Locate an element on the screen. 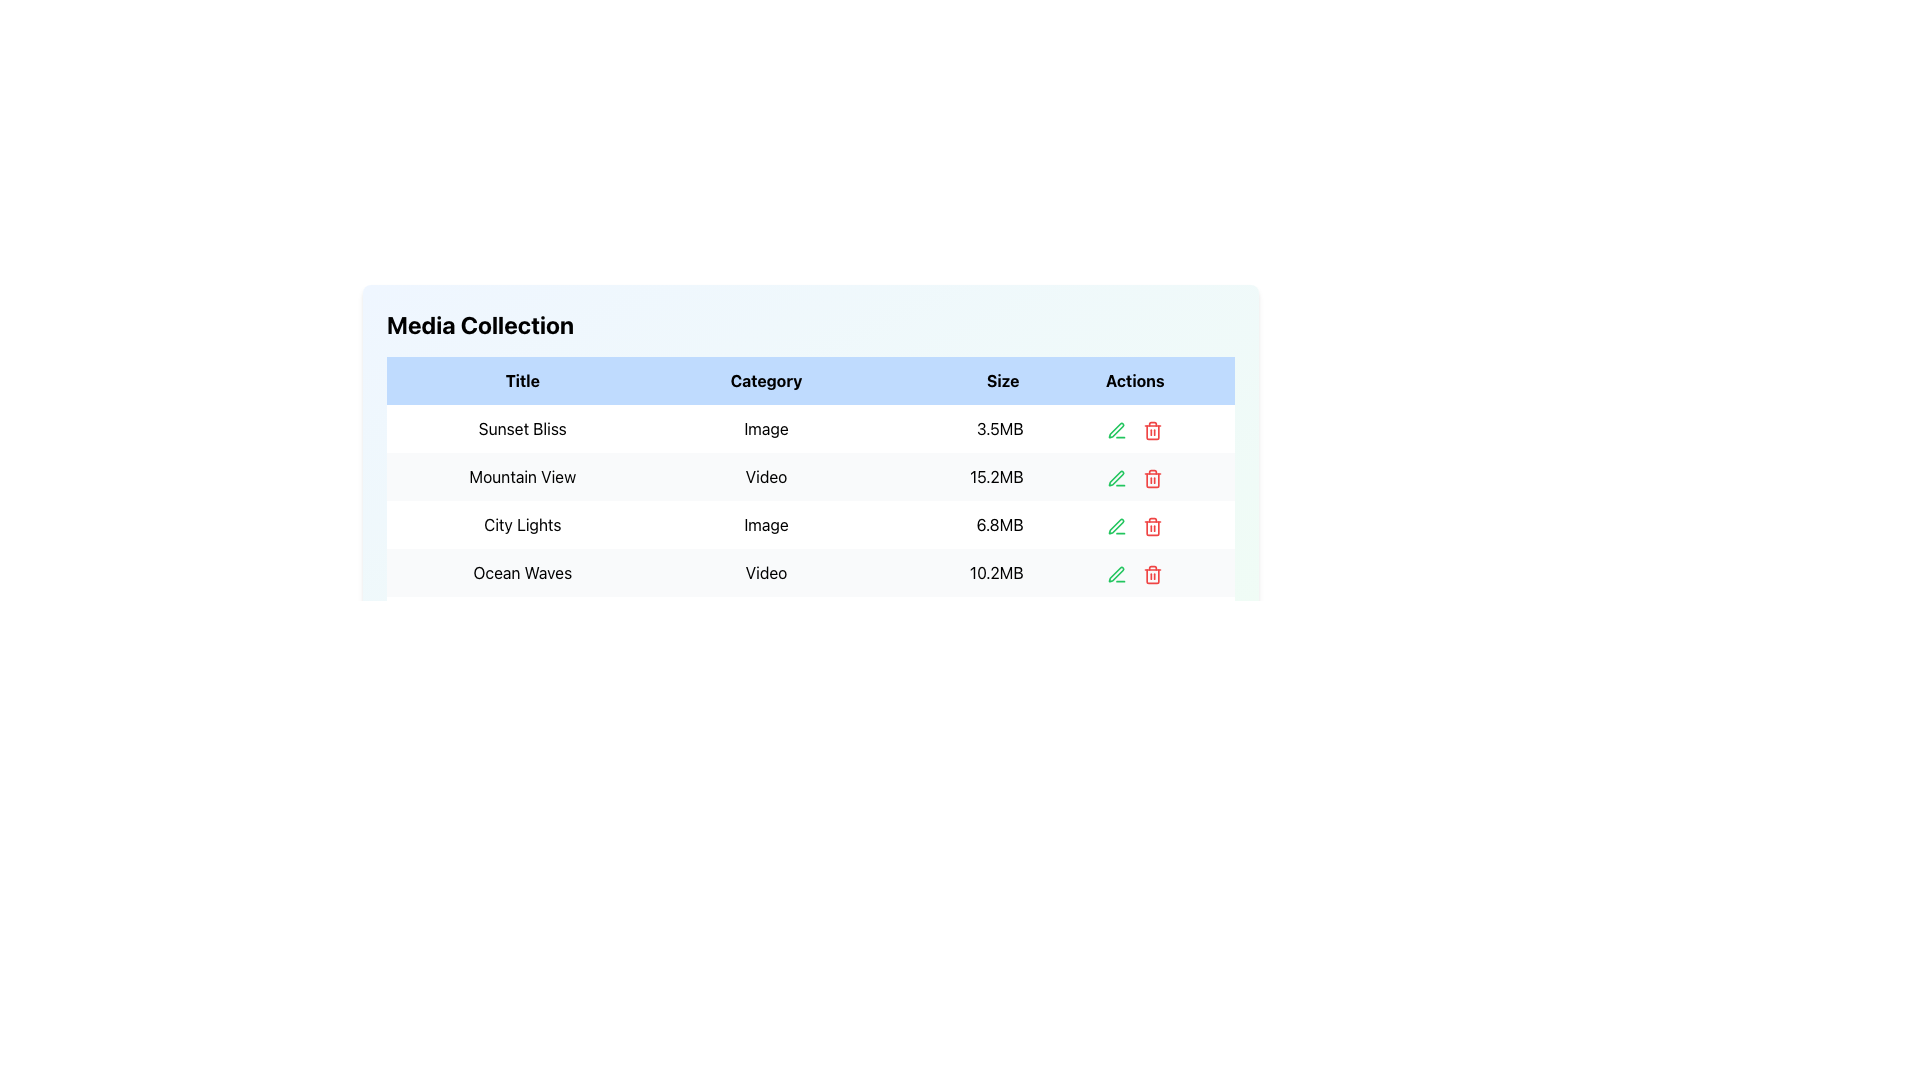 This screenshot has width=1920, height=1080. the delete button for the 'Mountain View' video item, which is the second icon in the 'Actions' column for the second row of the table is located at coordinates (1153, 477).